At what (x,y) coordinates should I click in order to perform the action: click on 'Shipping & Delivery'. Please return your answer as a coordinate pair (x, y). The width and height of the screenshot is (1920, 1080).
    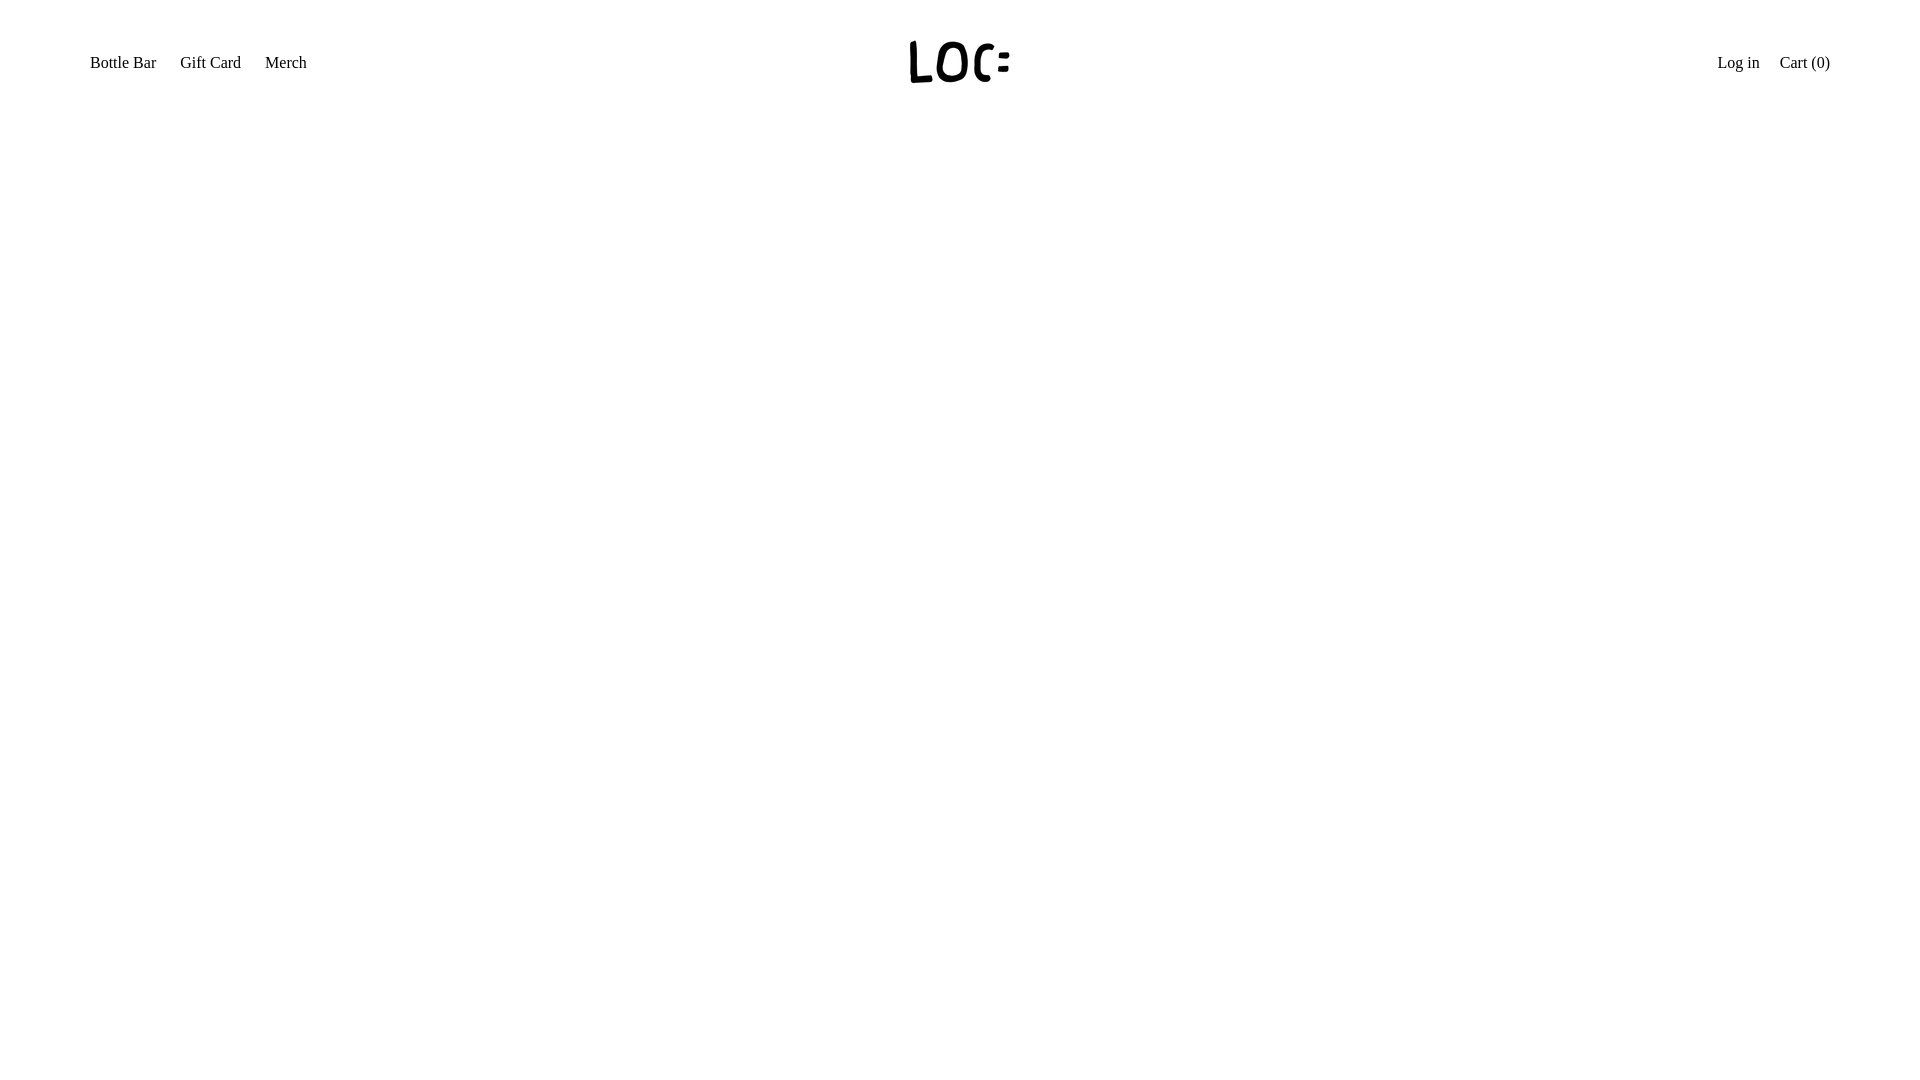
    Looking at the image, I should click on (99, 508).